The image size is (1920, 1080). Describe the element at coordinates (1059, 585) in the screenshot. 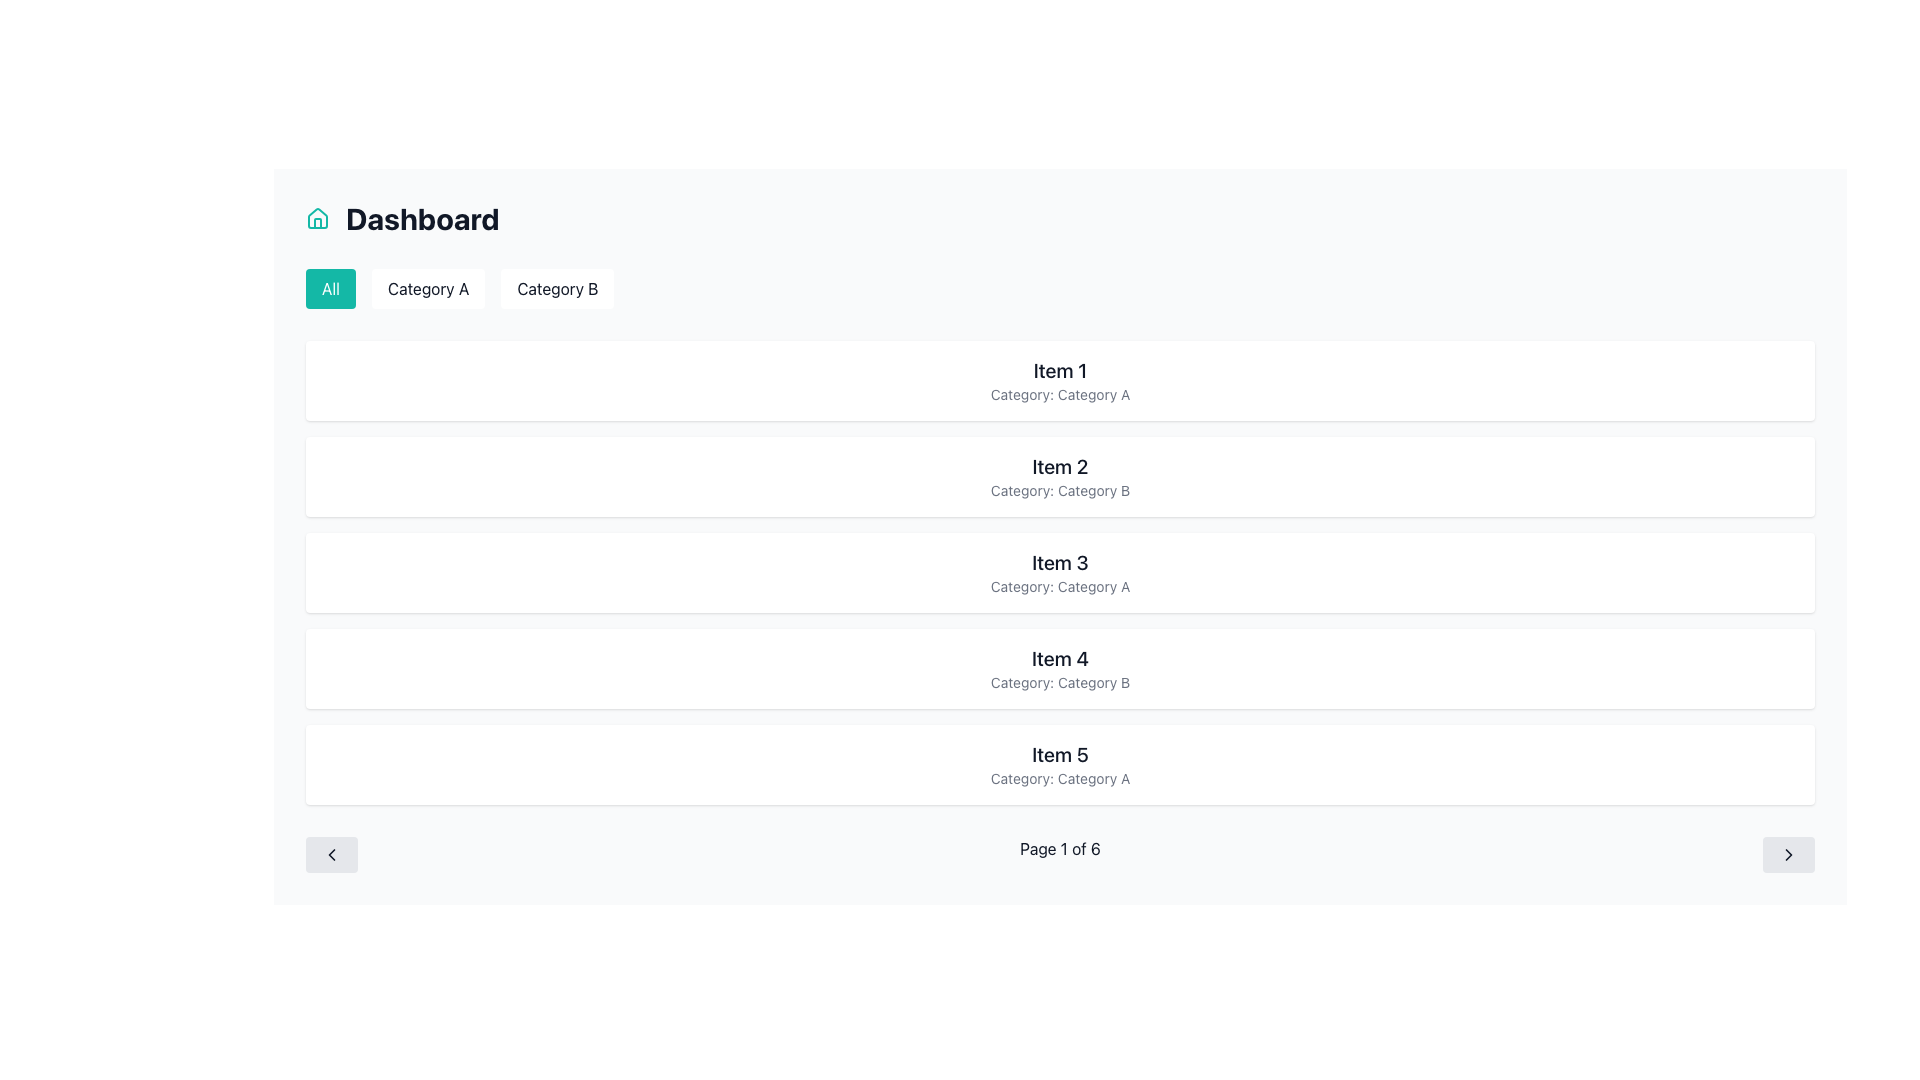

I see `category label text displayed beneath the title 'Item 3' in the card labeled 'Item 3'` at that location.